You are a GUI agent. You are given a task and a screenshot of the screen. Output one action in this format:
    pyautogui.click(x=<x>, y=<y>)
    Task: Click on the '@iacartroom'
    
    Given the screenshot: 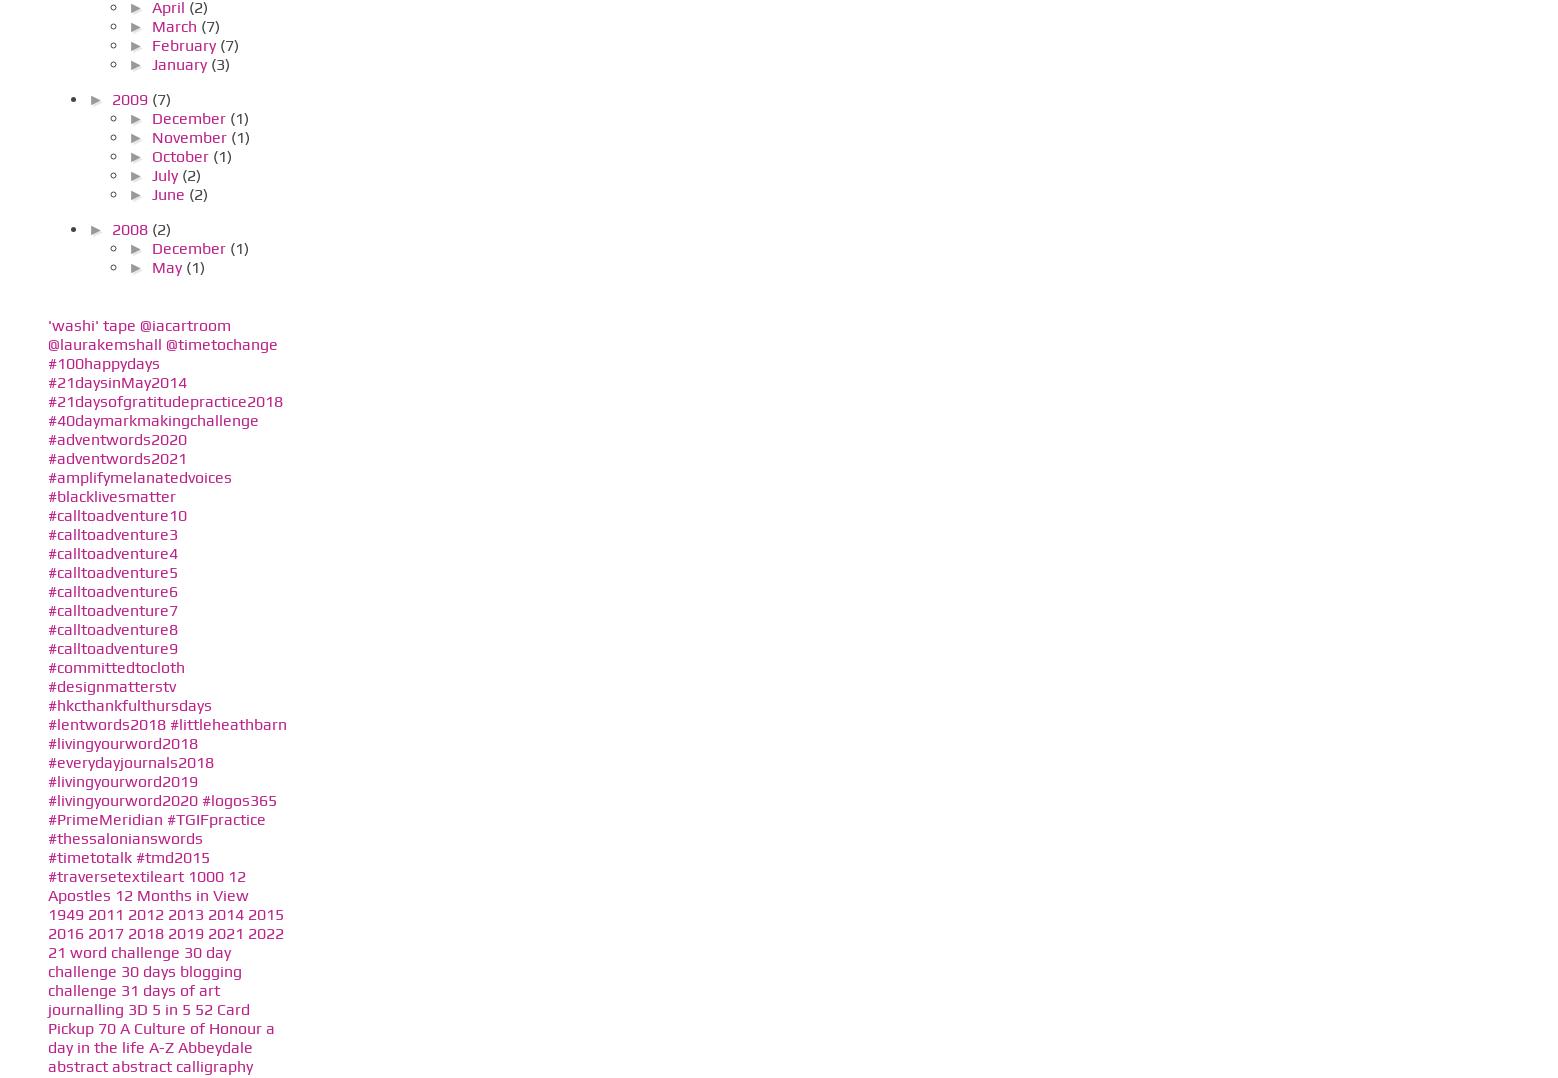 What is the action you would take?
    pyautogui.click(x=185, y=323)
    